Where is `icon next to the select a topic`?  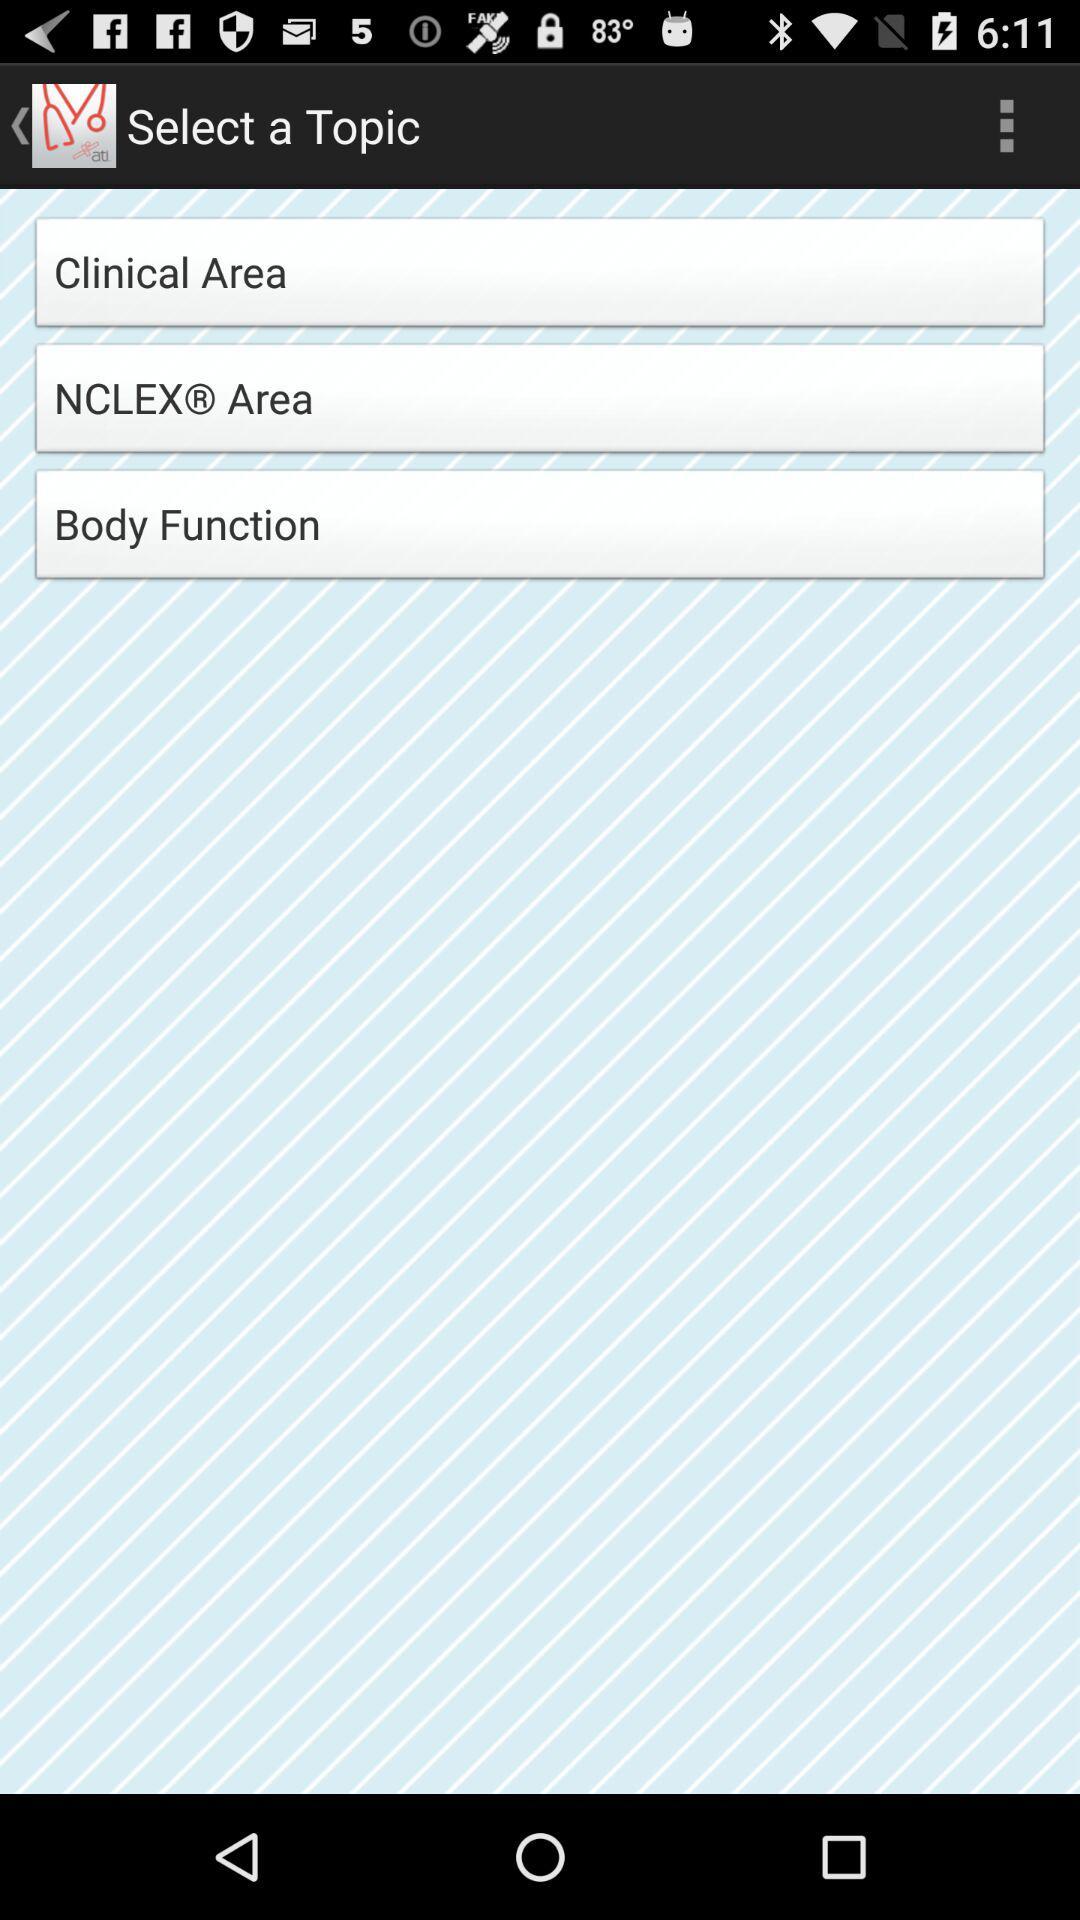 icon next to the select a topic is located at coordinates (1006, 124).